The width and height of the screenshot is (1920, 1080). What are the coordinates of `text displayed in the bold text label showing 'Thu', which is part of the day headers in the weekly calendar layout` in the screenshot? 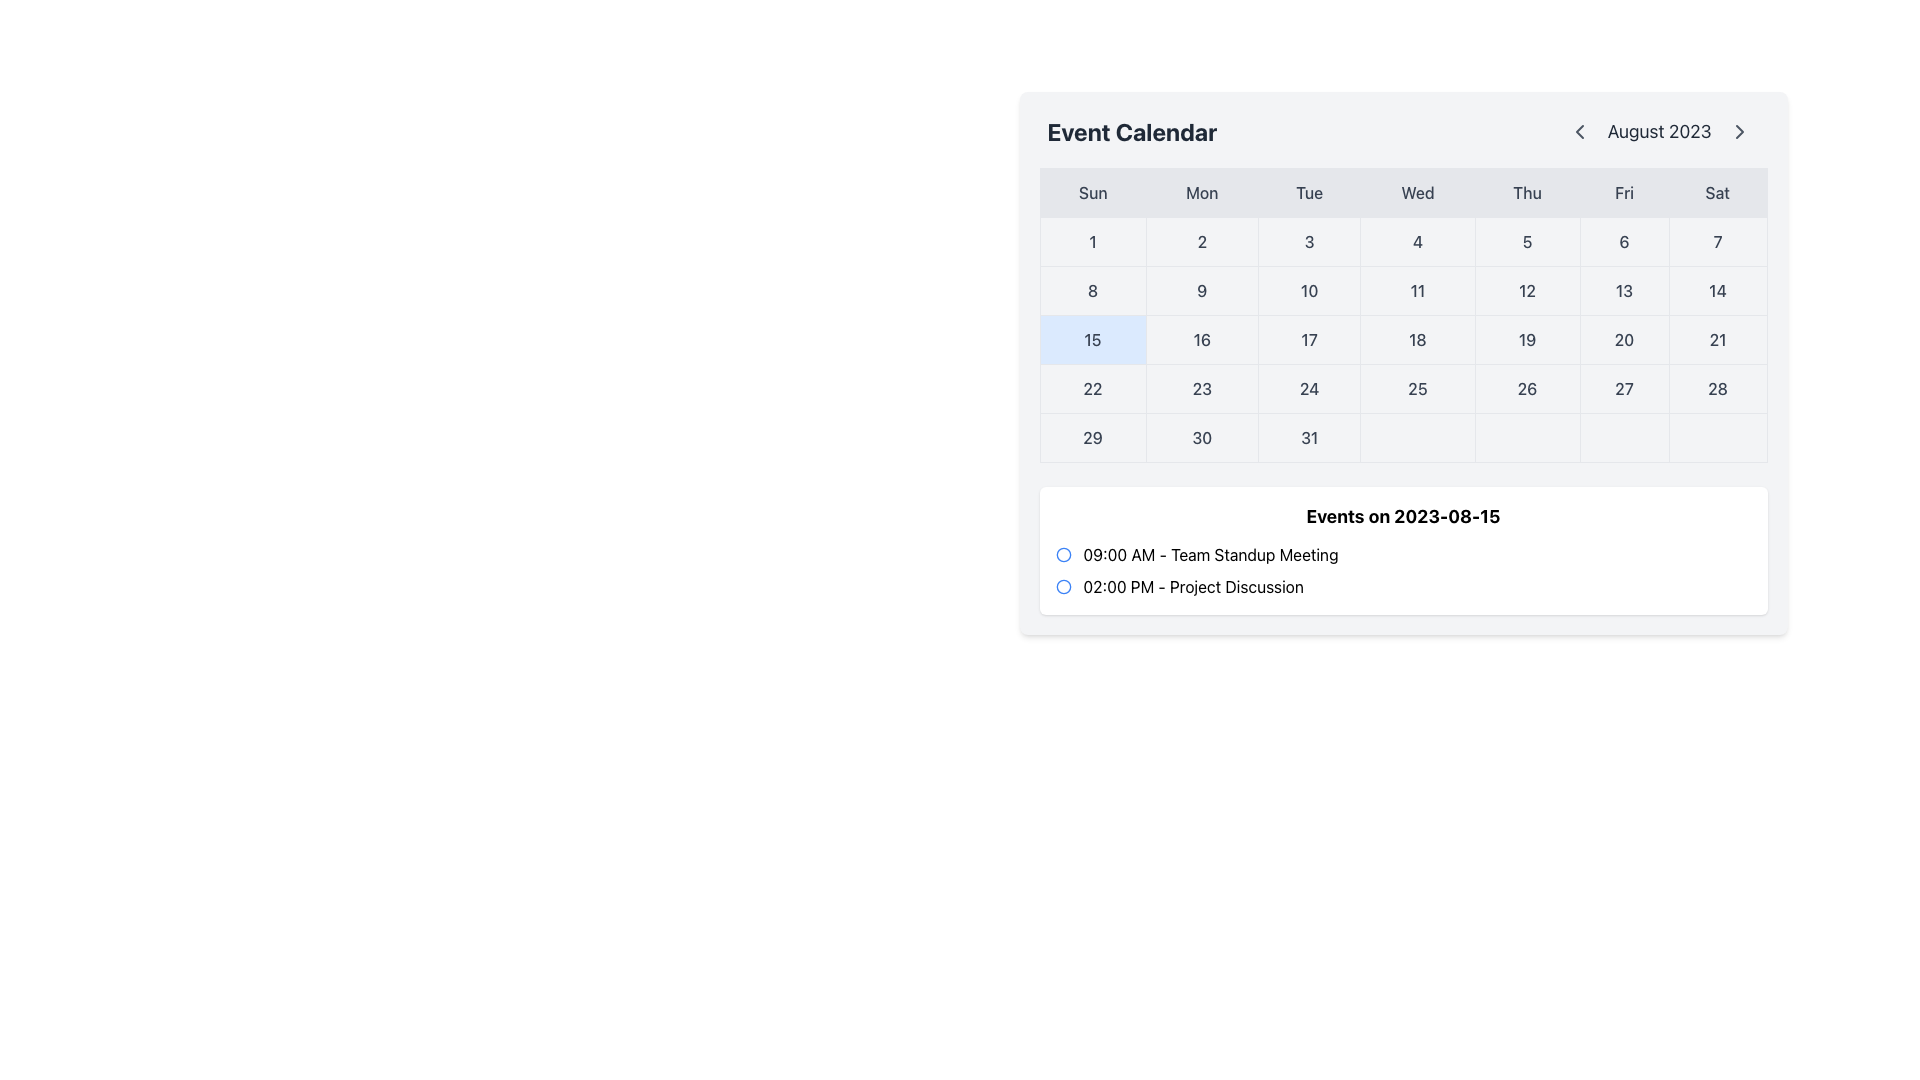 It's located at (1526, 192).